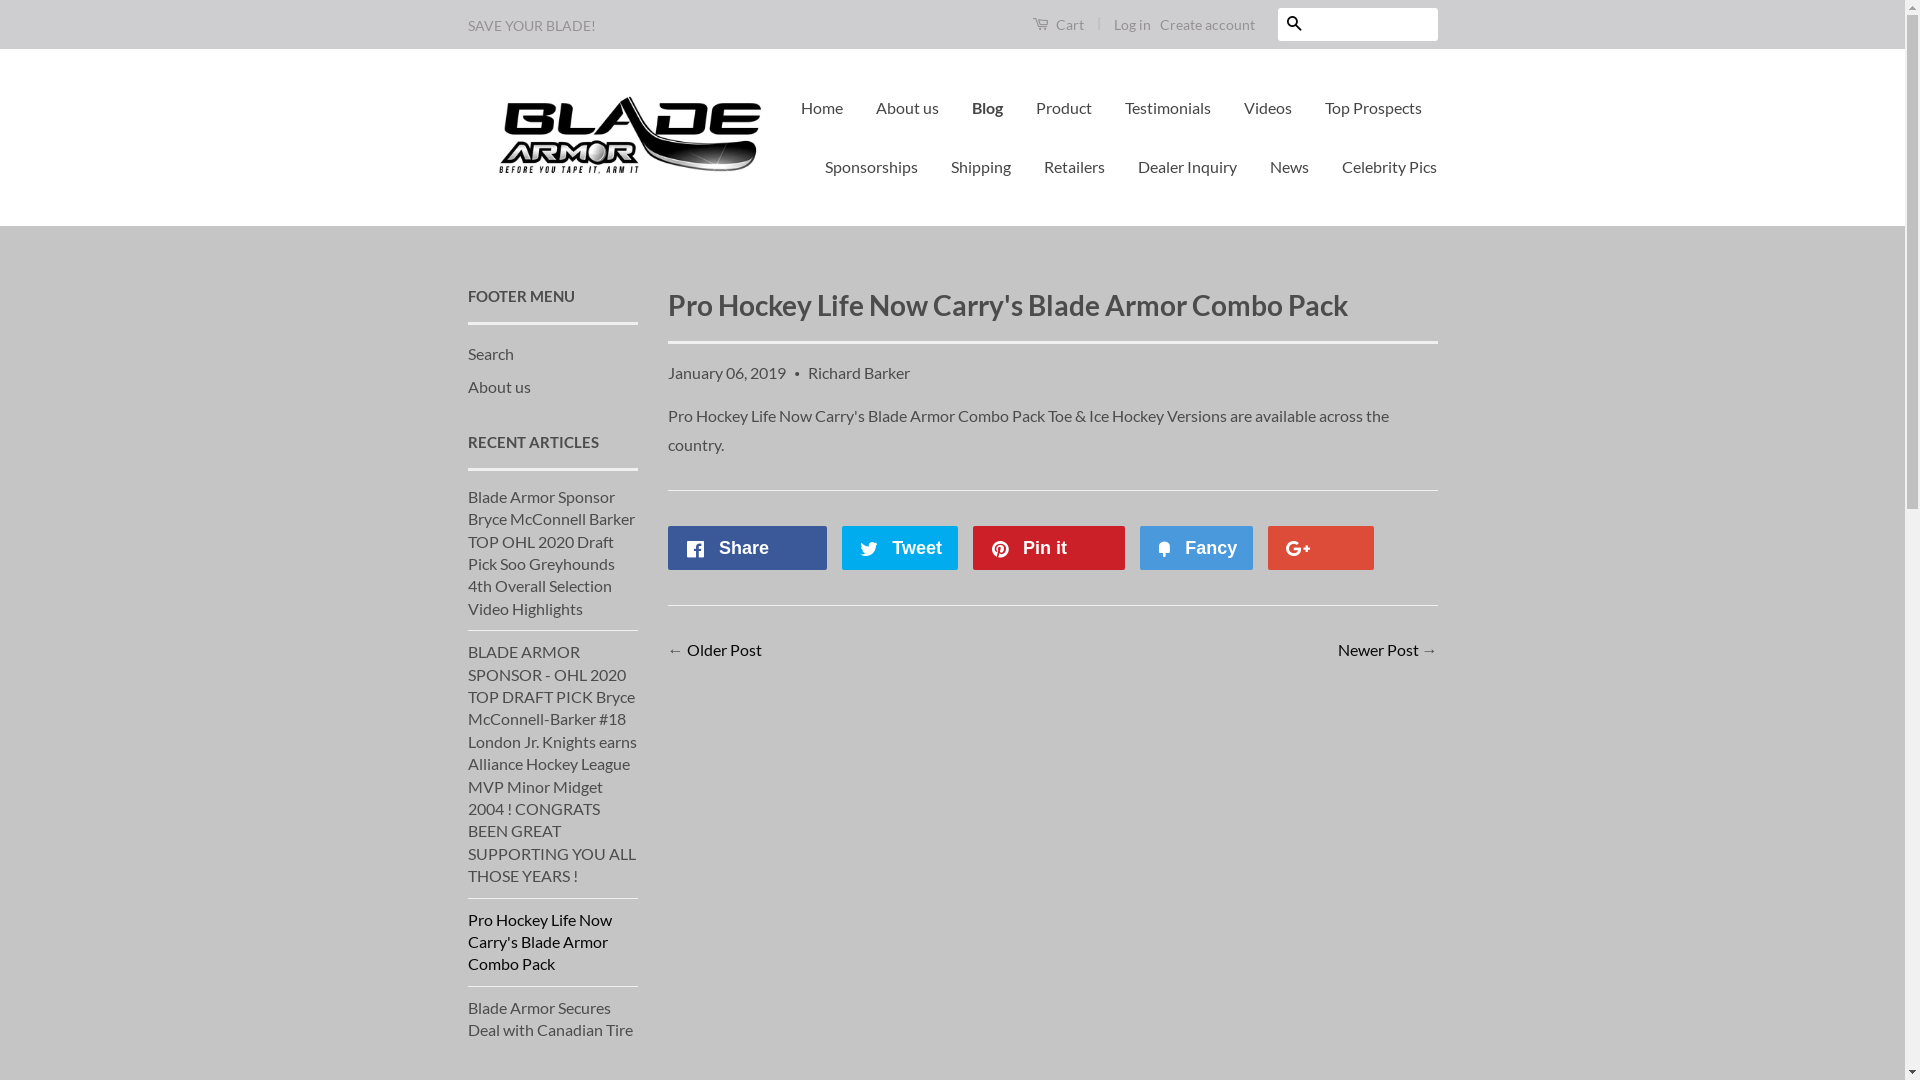  I want to click on 'Celebrity Pics', so click(1381, 166).